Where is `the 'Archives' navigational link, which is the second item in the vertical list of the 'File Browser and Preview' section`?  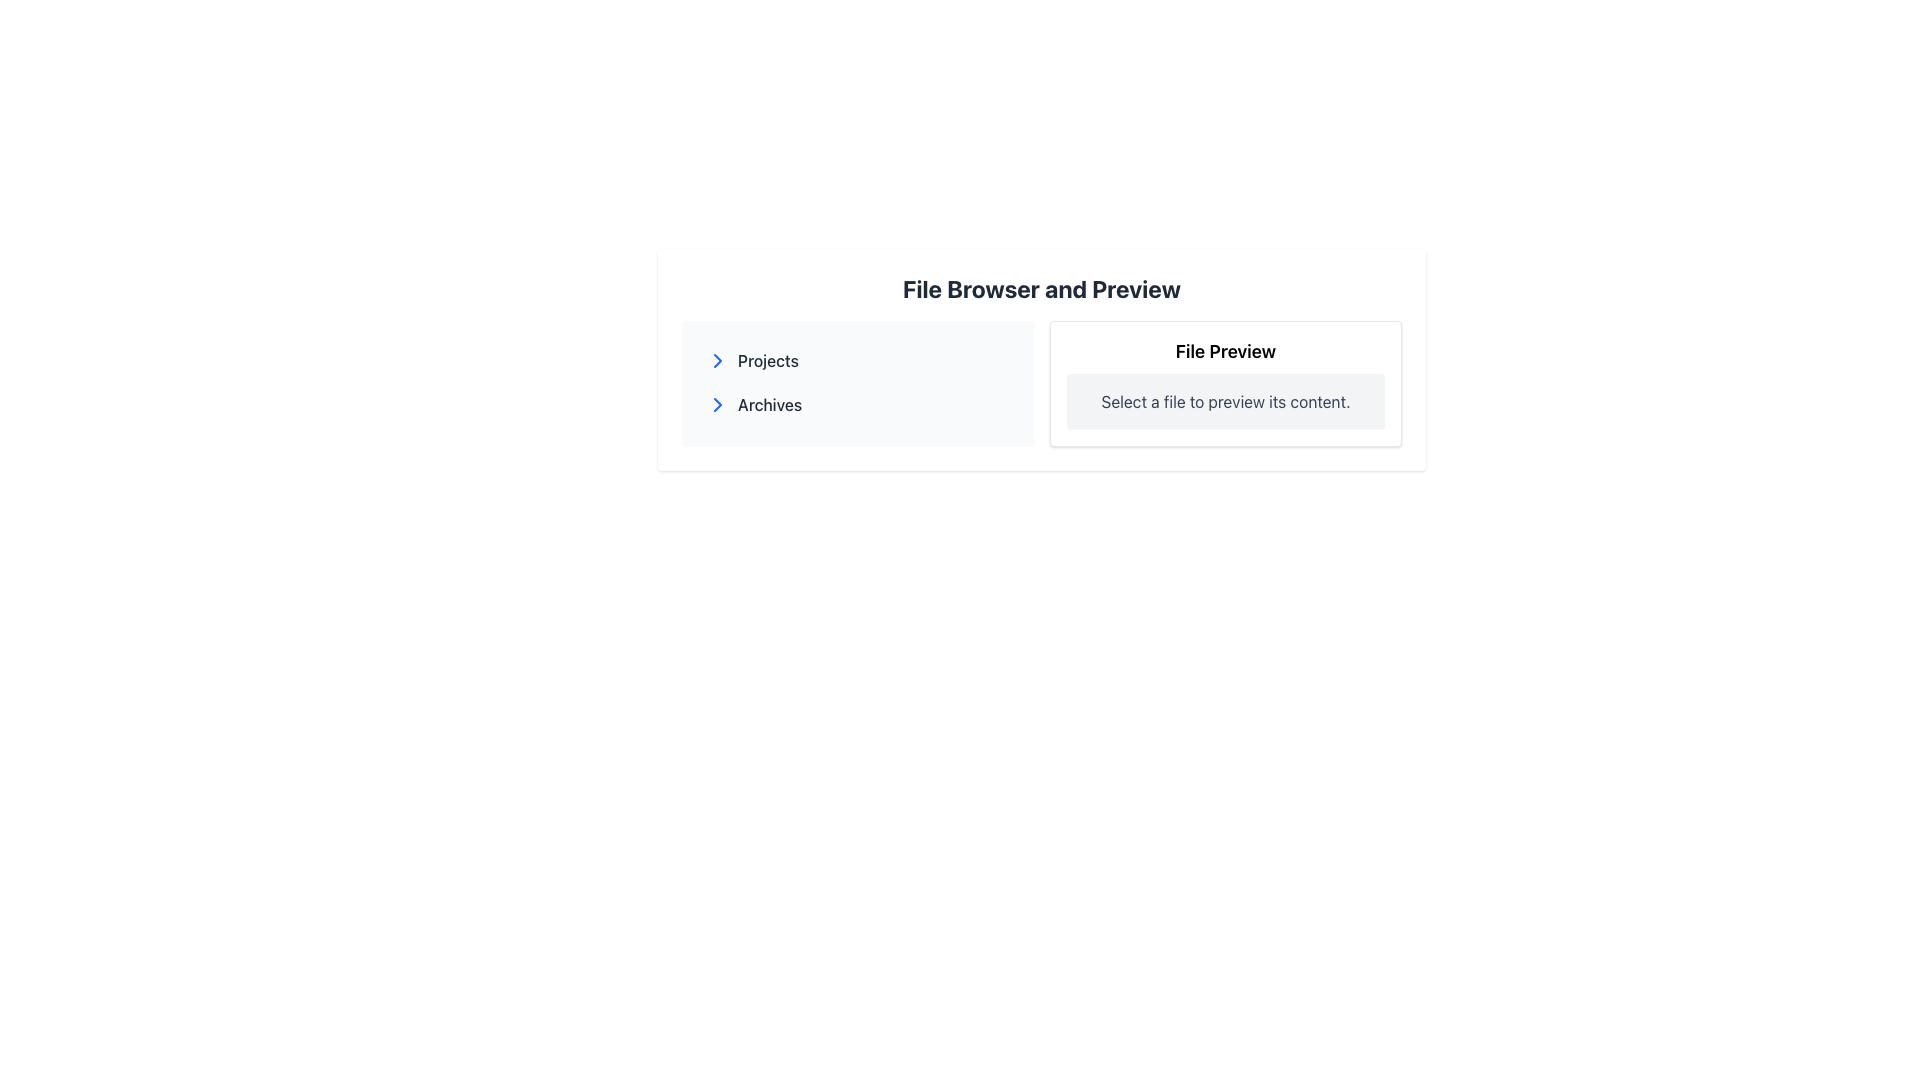
the 'Archives' navigational link, which is the second item in the vertical list of the 'File Browser and Preview' section is located at coordinates (858, 405).